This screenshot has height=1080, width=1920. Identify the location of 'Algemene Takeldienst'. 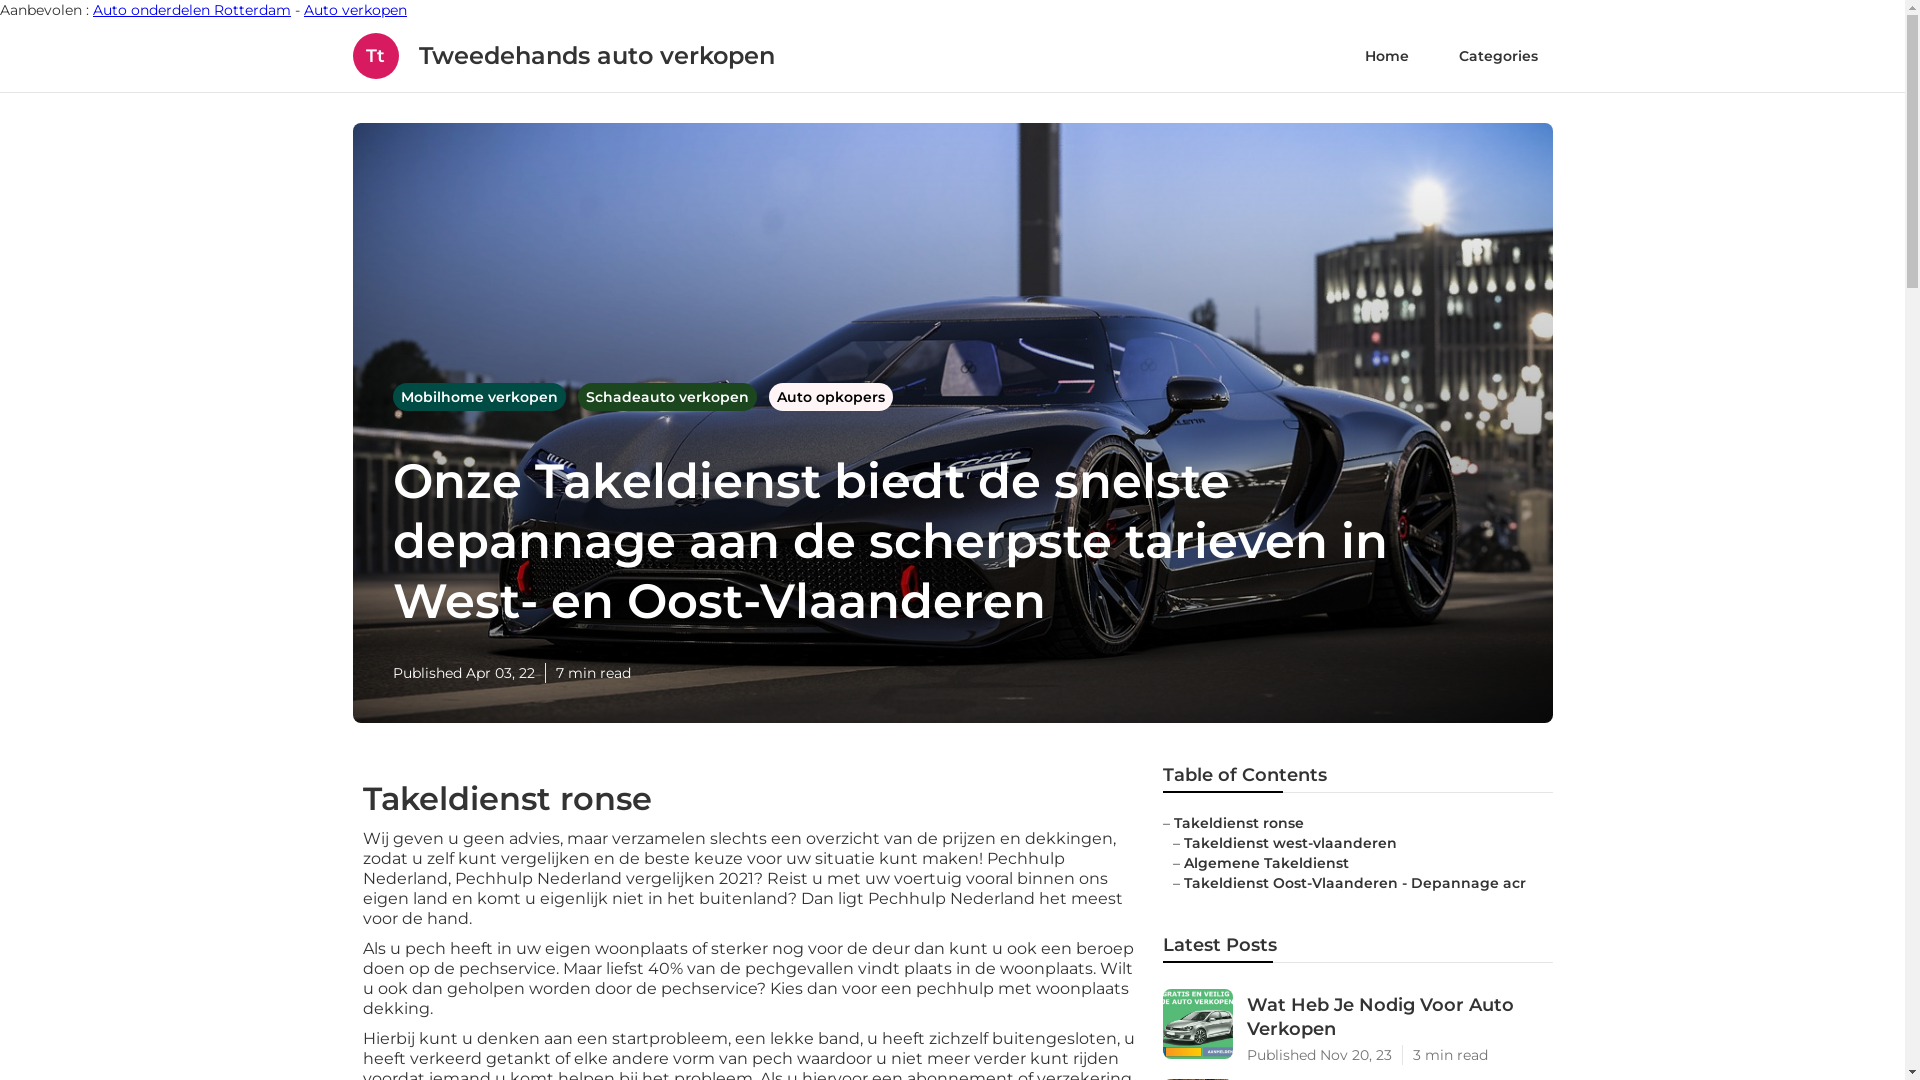
(1265, 862).